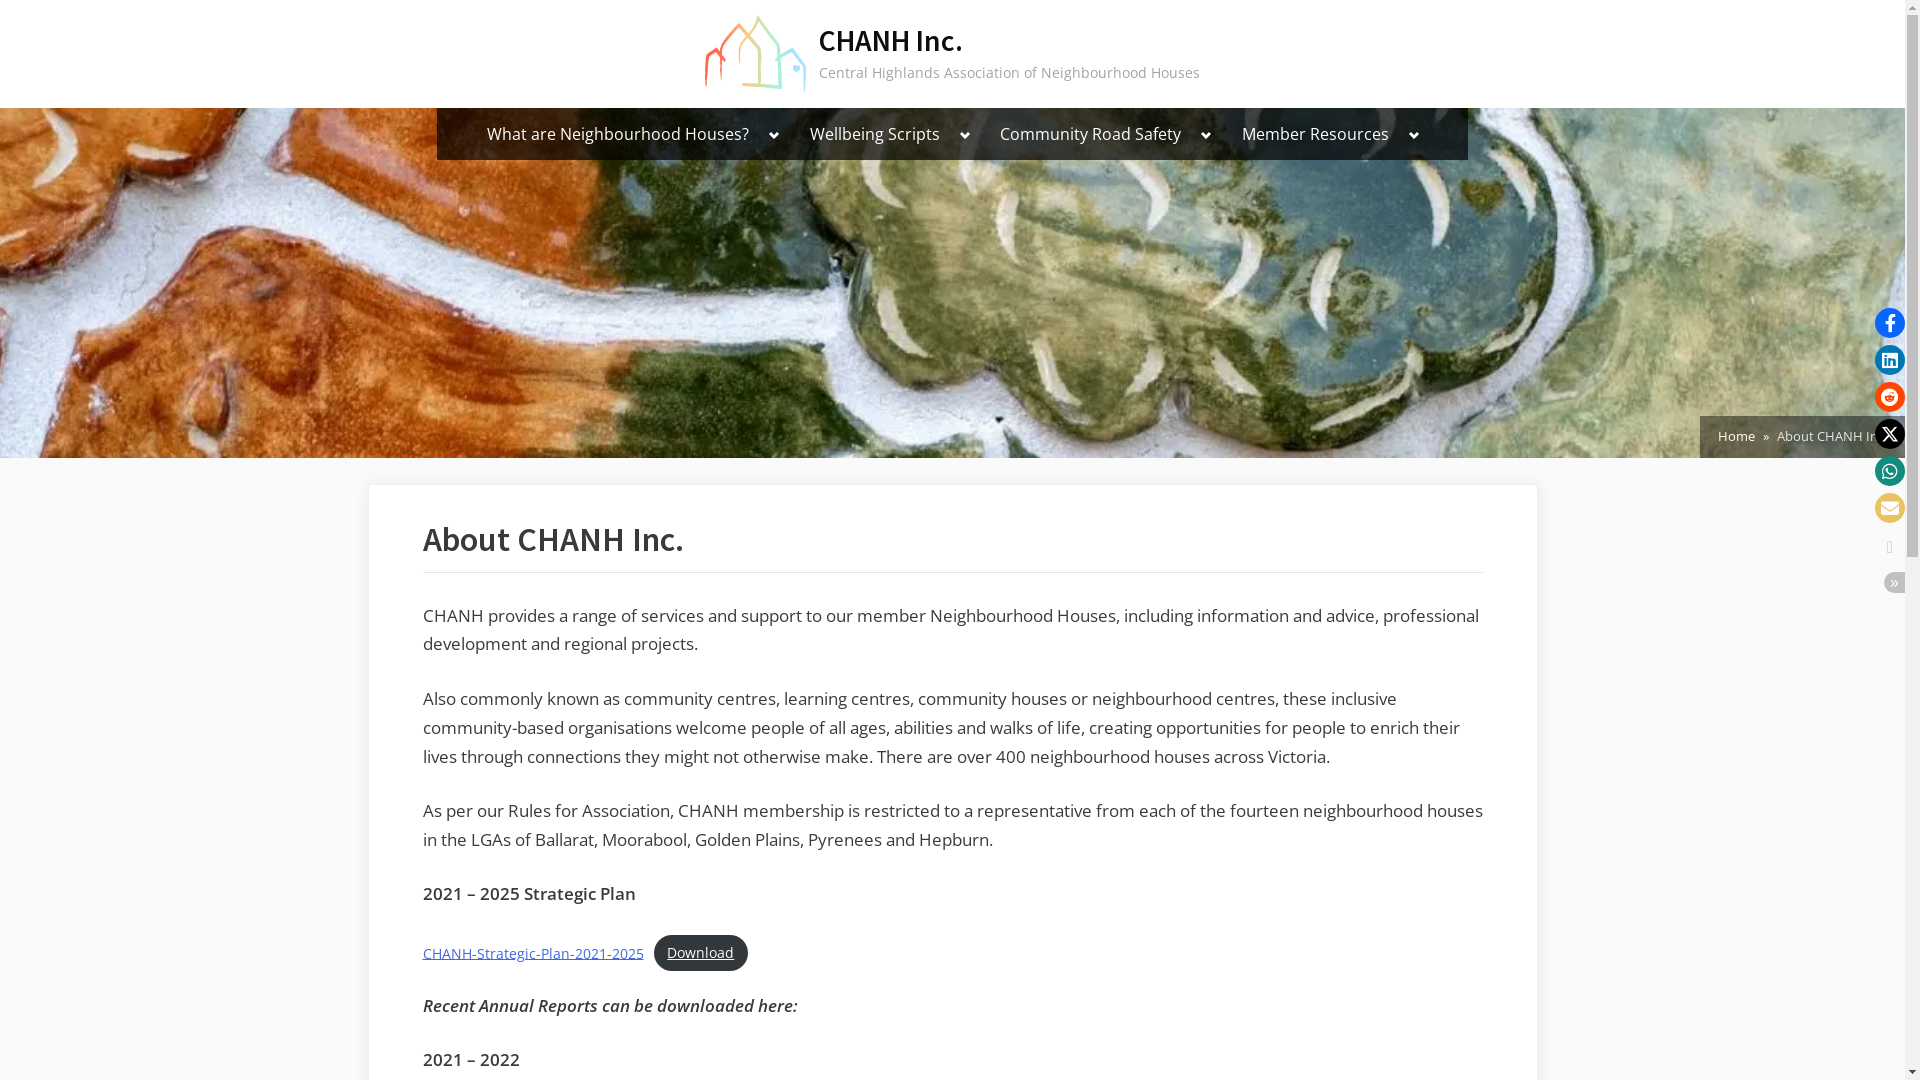  What do you see at coordinates (1089, 134) in the screenshot?
I see `'Community Road Safety'` at bounding box center [1089, 134].